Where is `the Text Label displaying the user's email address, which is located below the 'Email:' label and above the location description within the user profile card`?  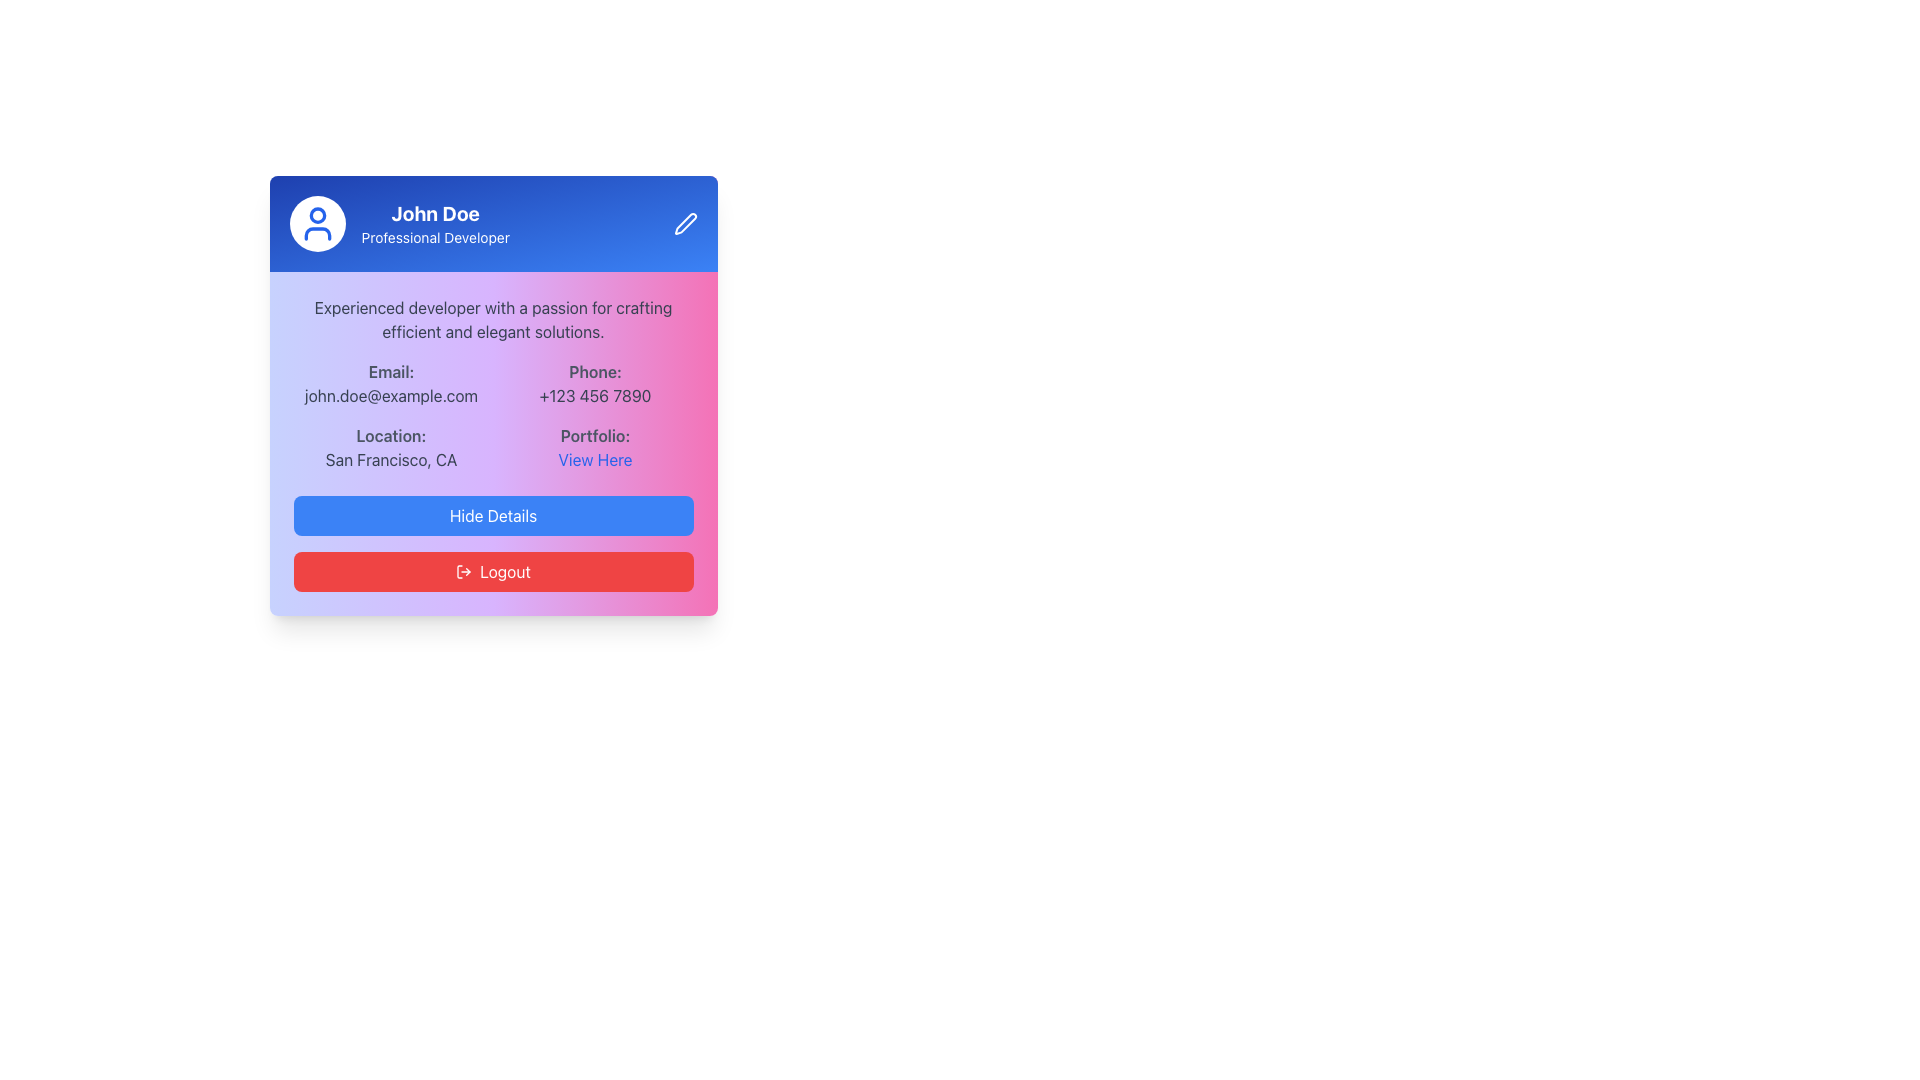
the Text Label displaying the user's email address, which is located below the 'Email:' label and above the location description within the user profile card is located at coordinates (391, 396).